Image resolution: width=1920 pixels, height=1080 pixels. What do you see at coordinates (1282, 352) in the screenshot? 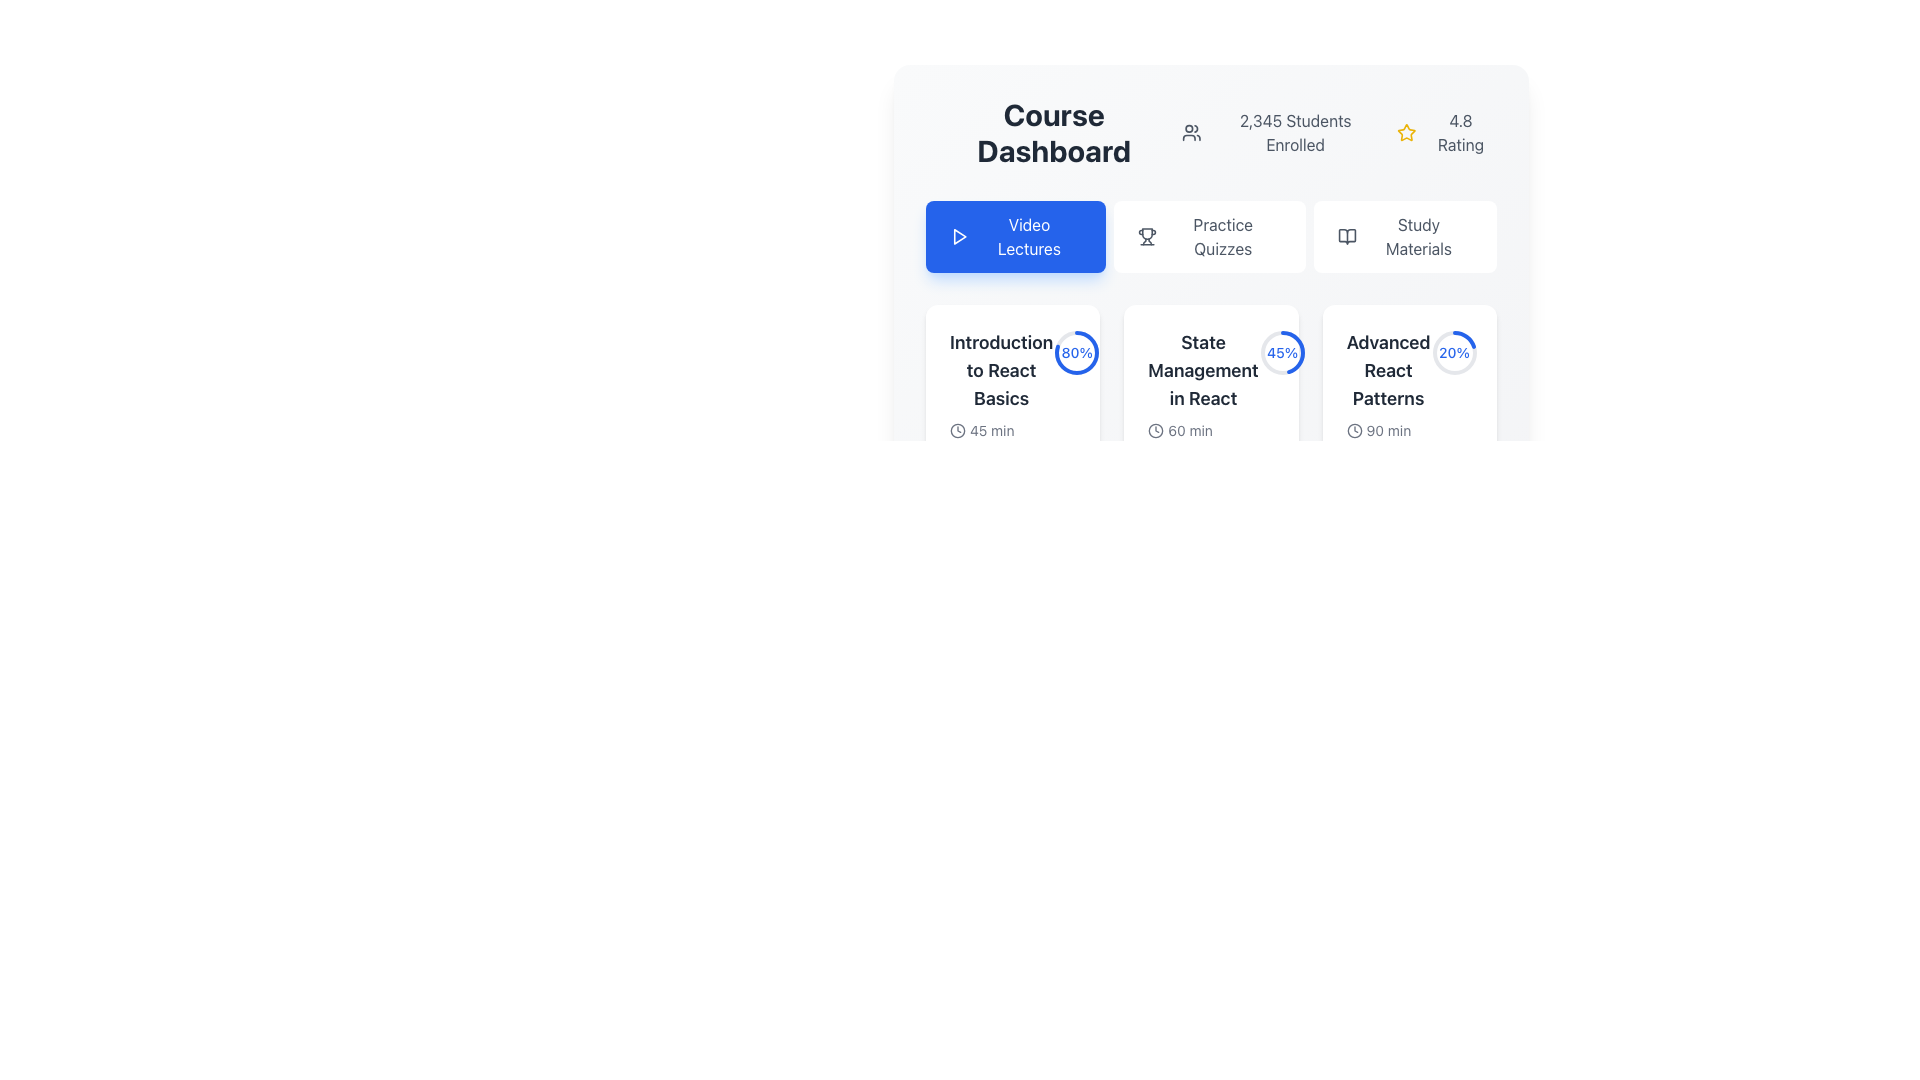
I see `the progress indicated by the Circular progress visual indicator located in the top-right corner of the 'State Management in React' card` at bounding box center [1282, 352].